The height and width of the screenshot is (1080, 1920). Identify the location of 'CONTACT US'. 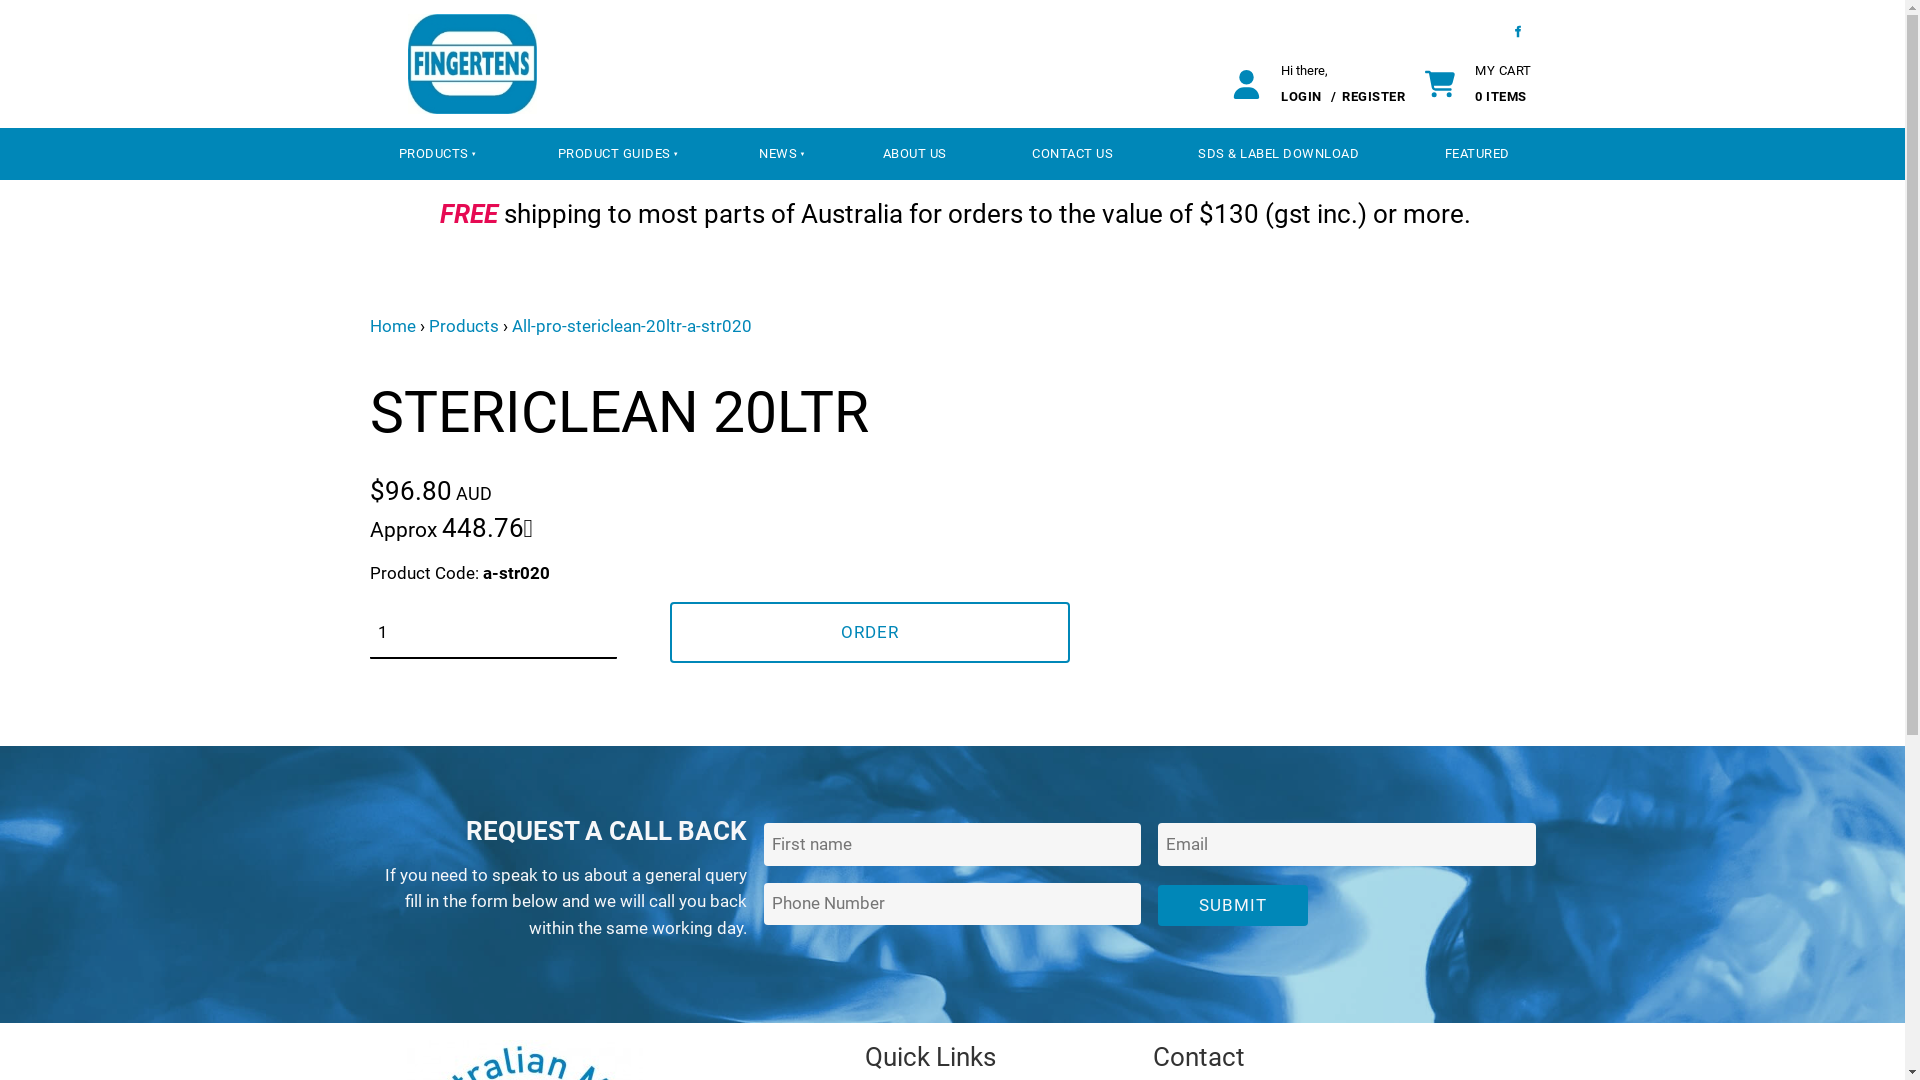
(988, 153).